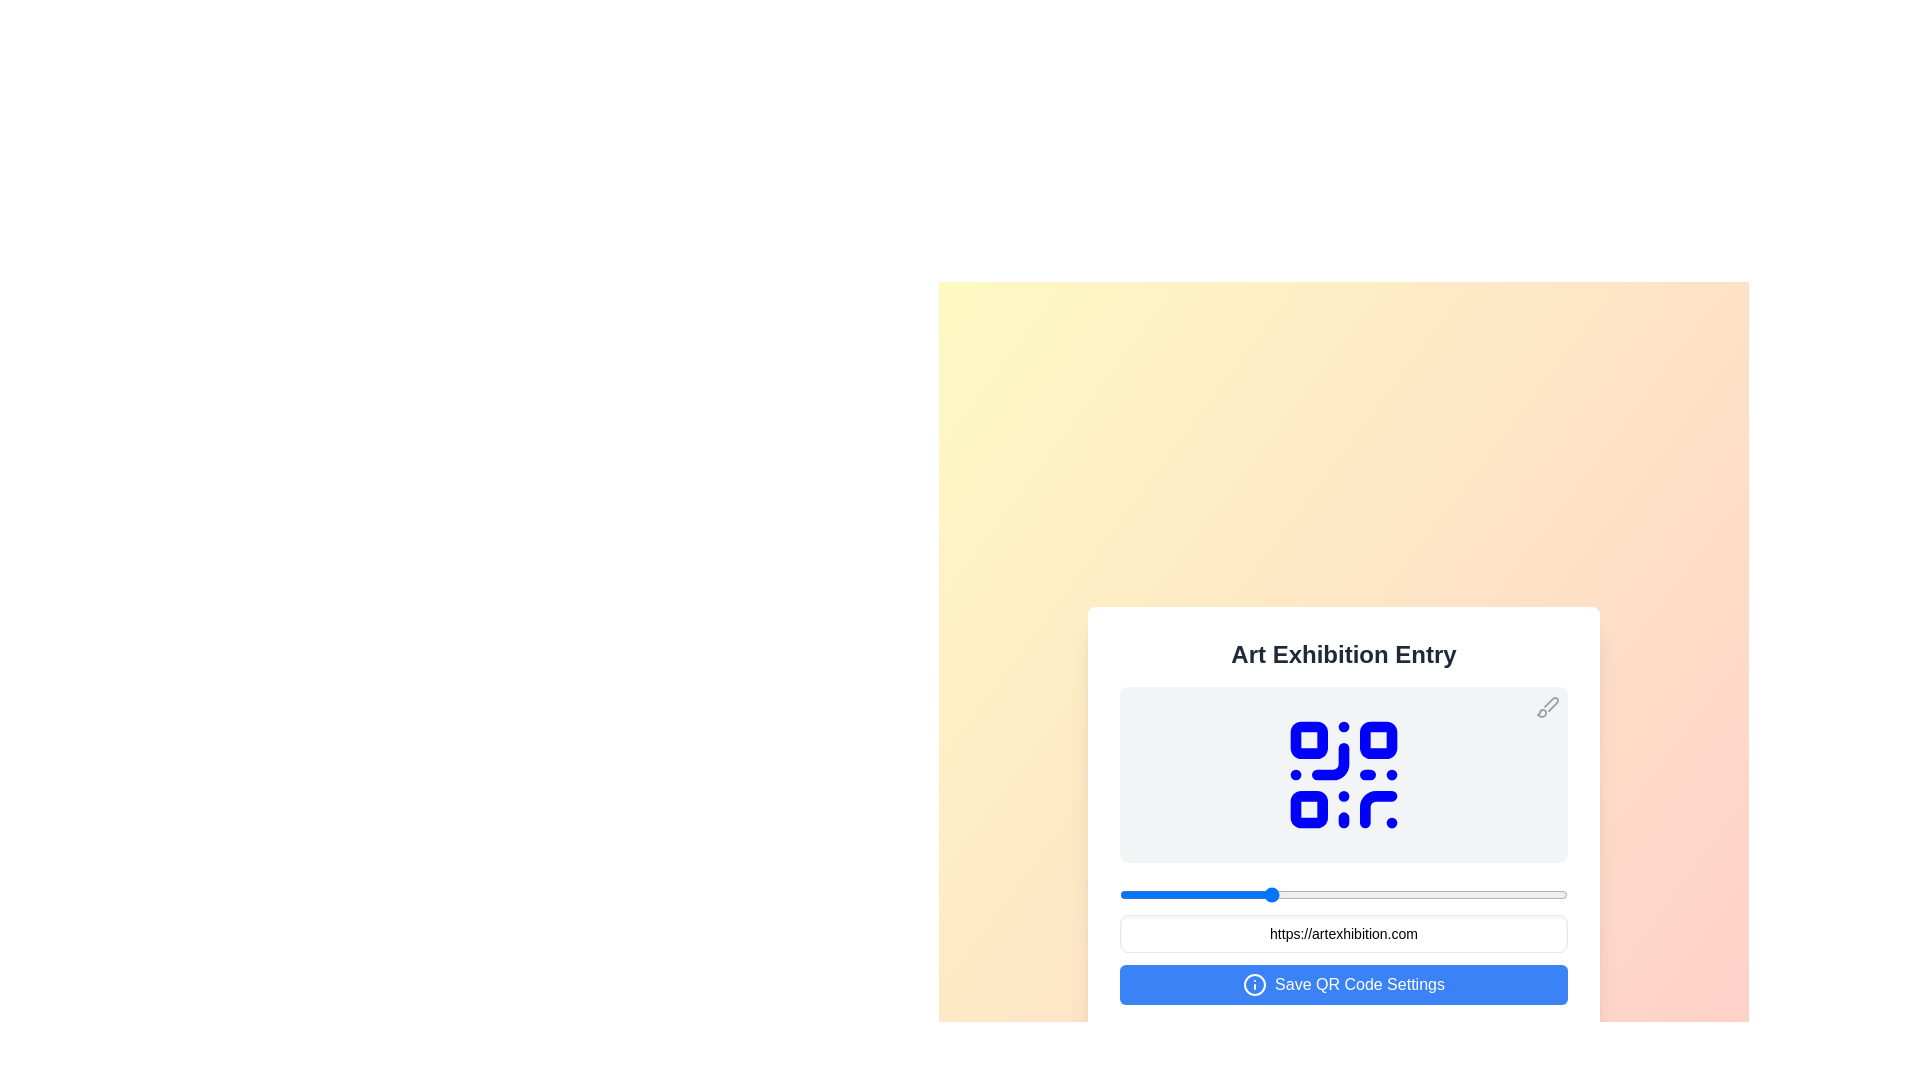 Image resolution: width=1920 pixels, height=1080 pixels. What do you see at coordinates (1330, 761) in the screenshot?
I see `the small geometric vector art style shape that forms a segment of a QR code, which is part of the larger QR code in the center of the interface` at bounding box center [1330, 761].